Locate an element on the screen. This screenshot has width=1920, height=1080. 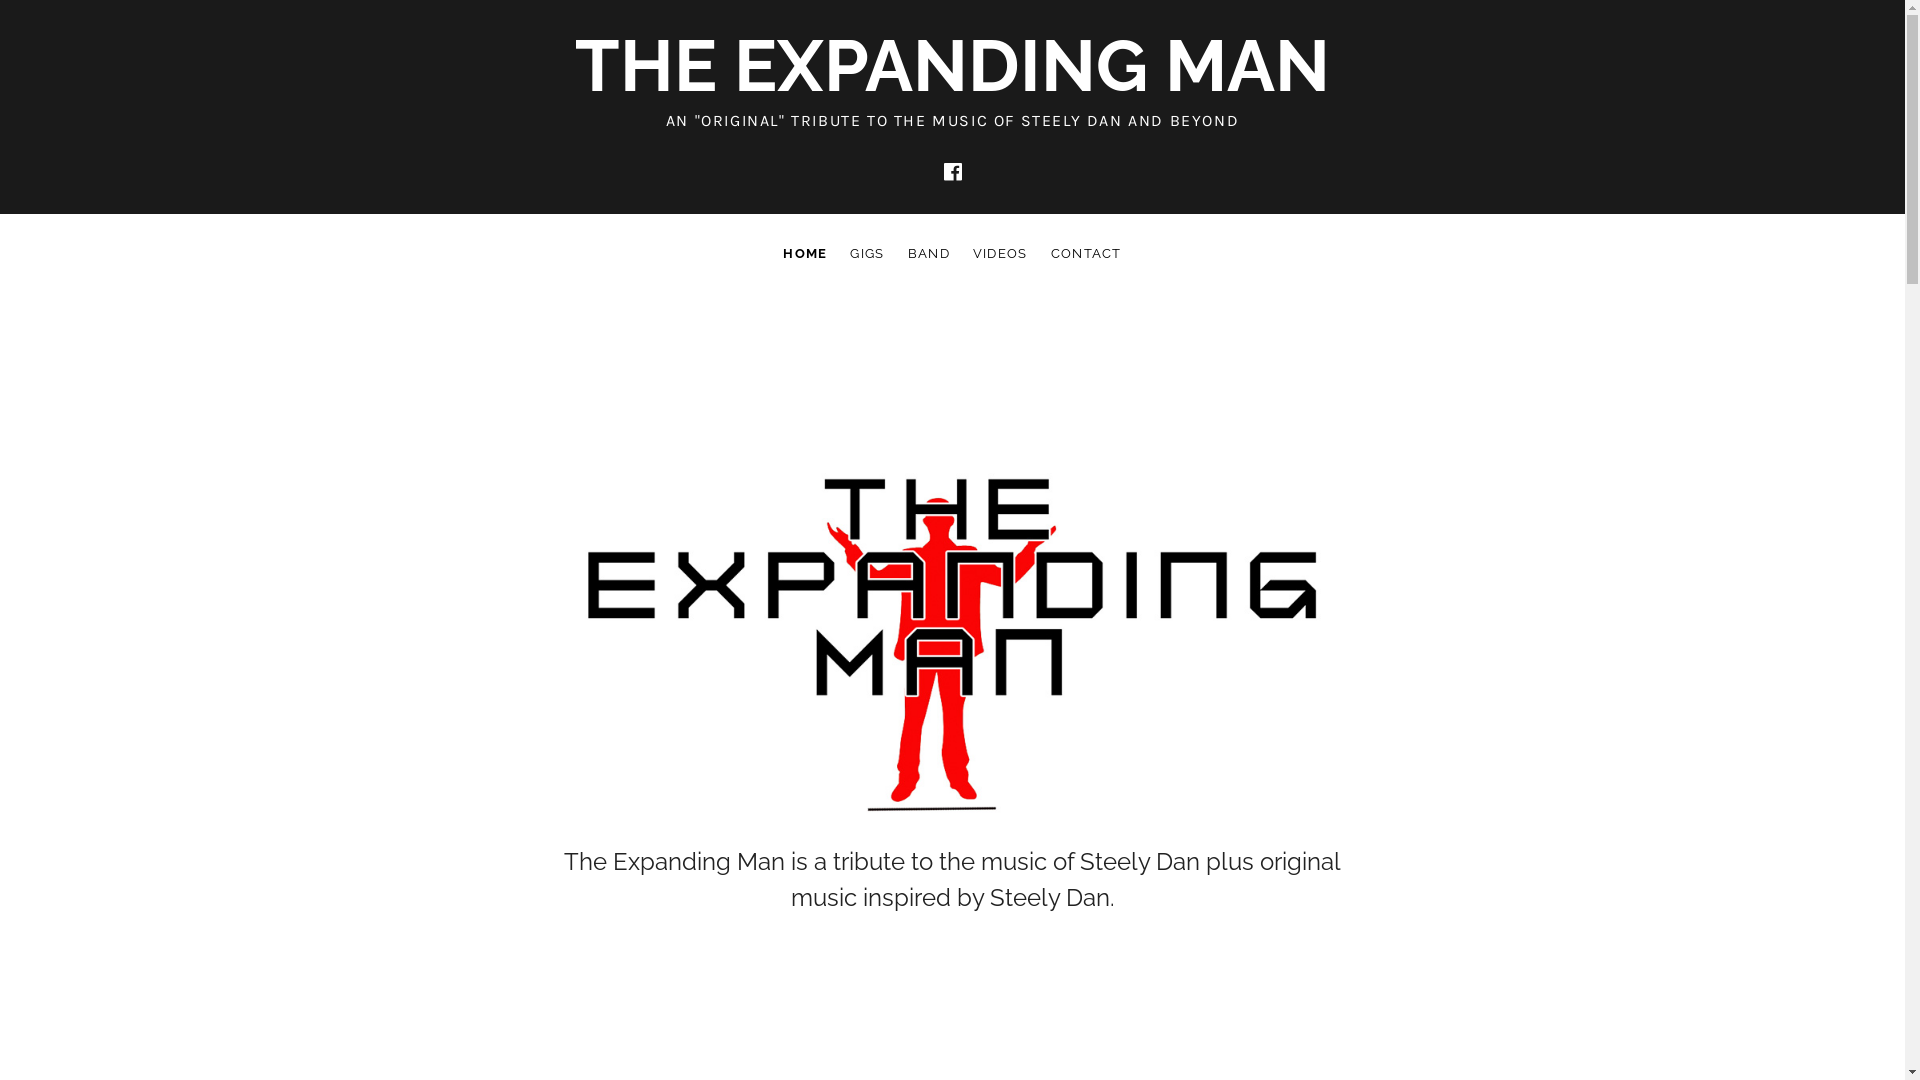
'THE EXPANDING MAN' is located at coordinates (951, 64).